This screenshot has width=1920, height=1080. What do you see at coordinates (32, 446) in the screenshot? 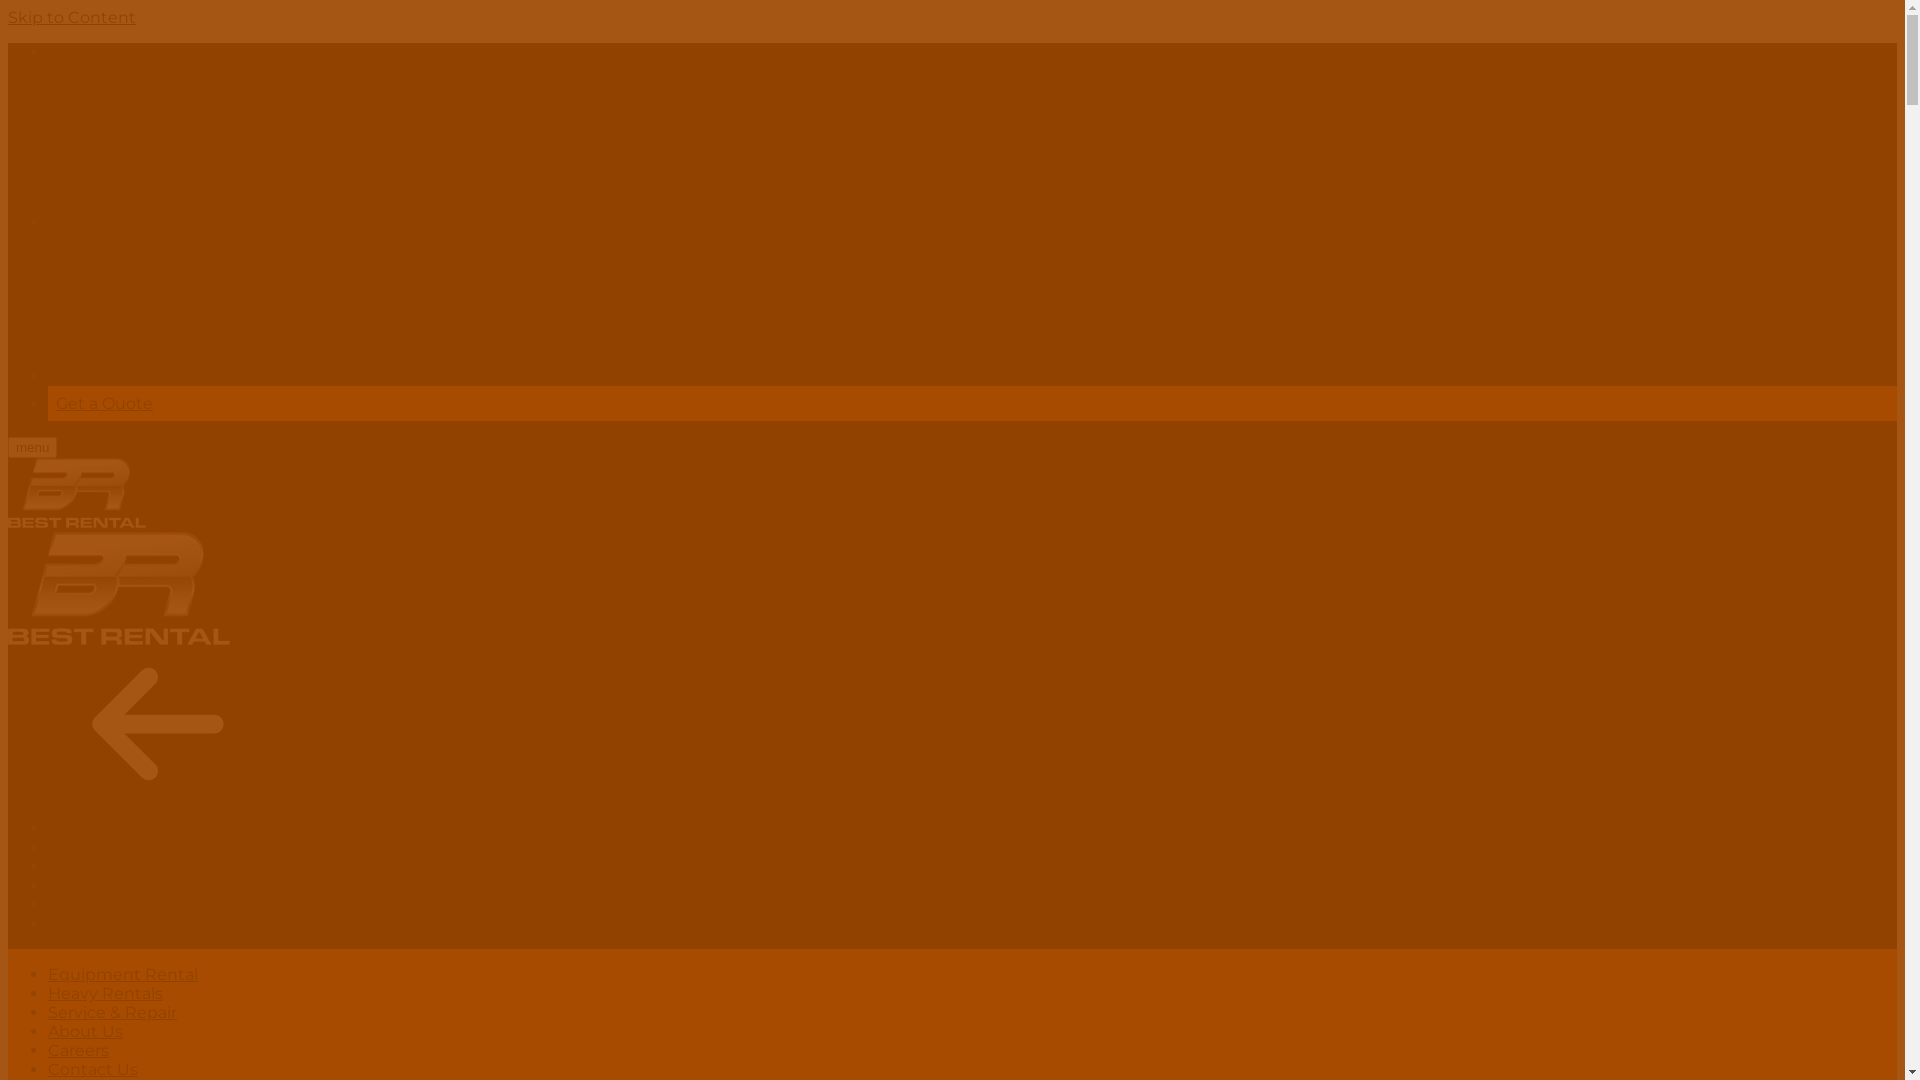
I see `'menu'` at bounding box center [32, 446].